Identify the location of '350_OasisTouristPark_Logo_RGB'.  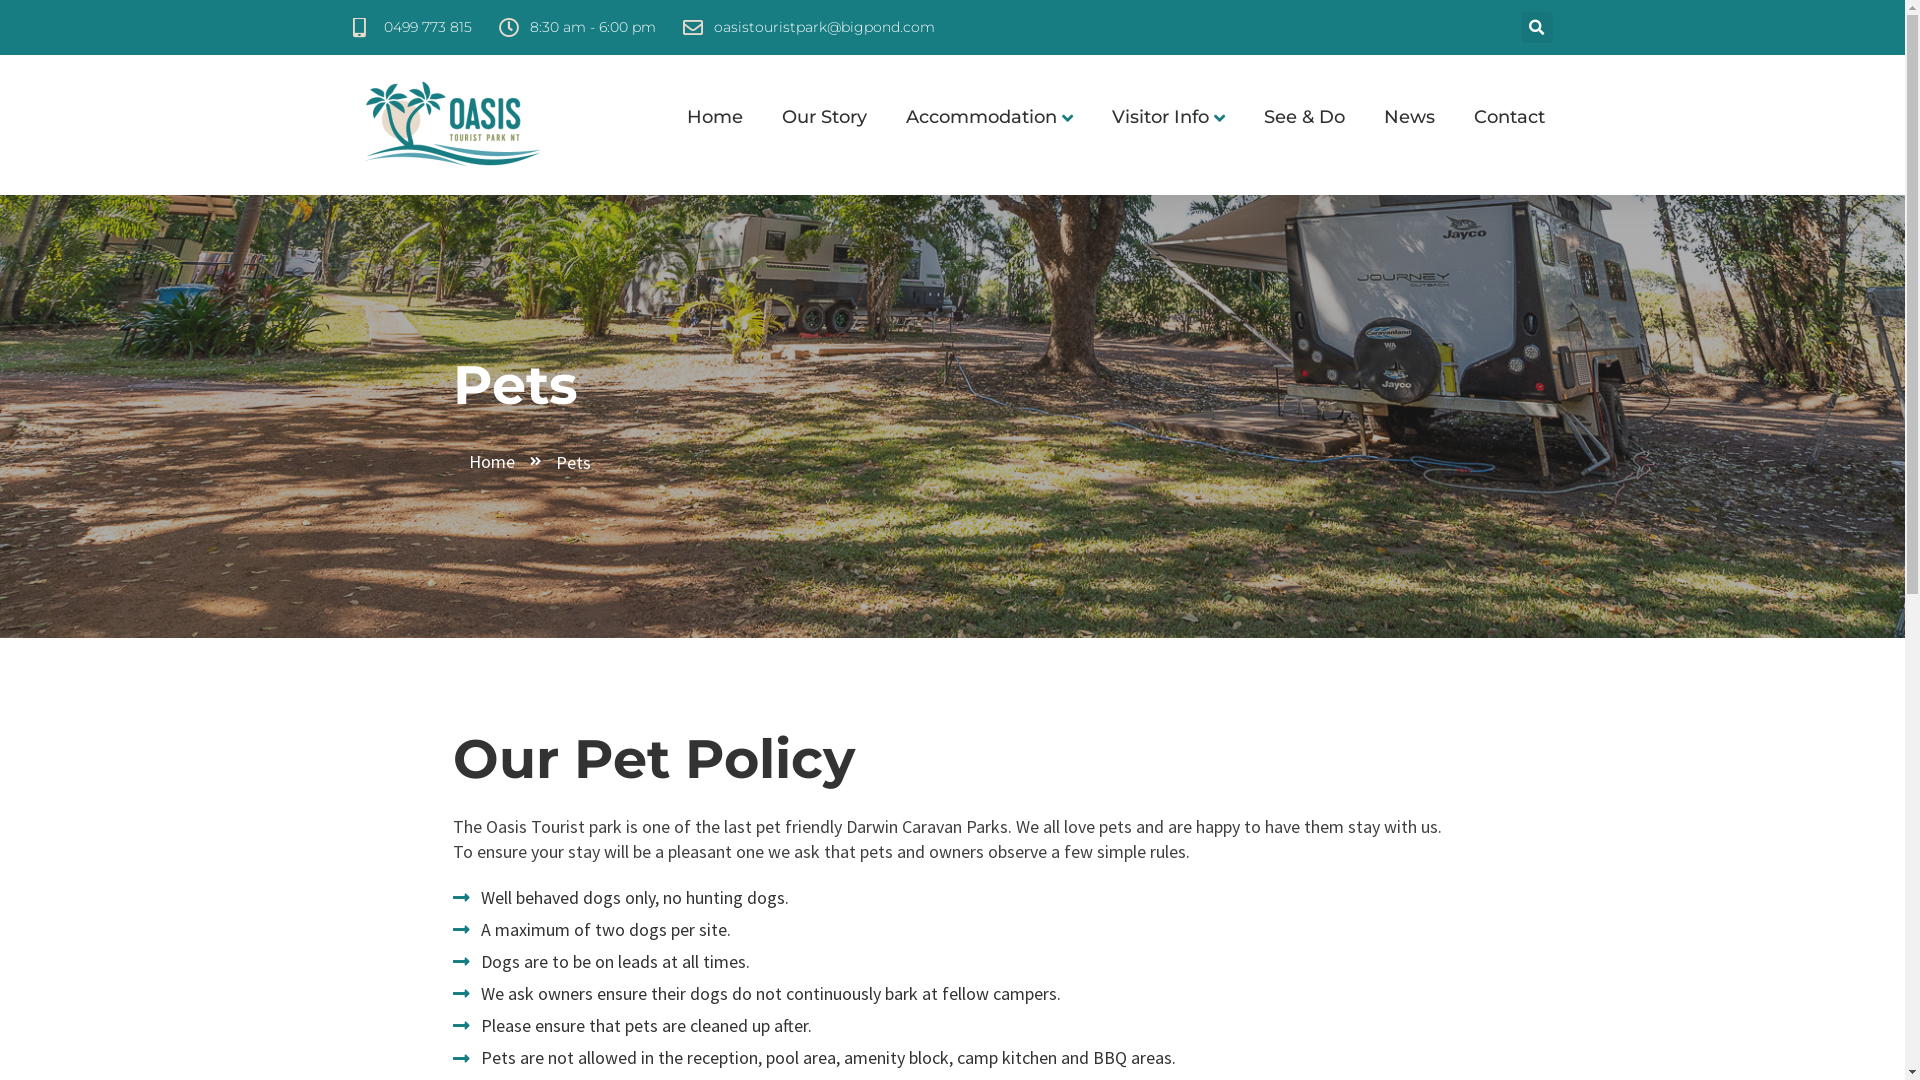
(450, 124).